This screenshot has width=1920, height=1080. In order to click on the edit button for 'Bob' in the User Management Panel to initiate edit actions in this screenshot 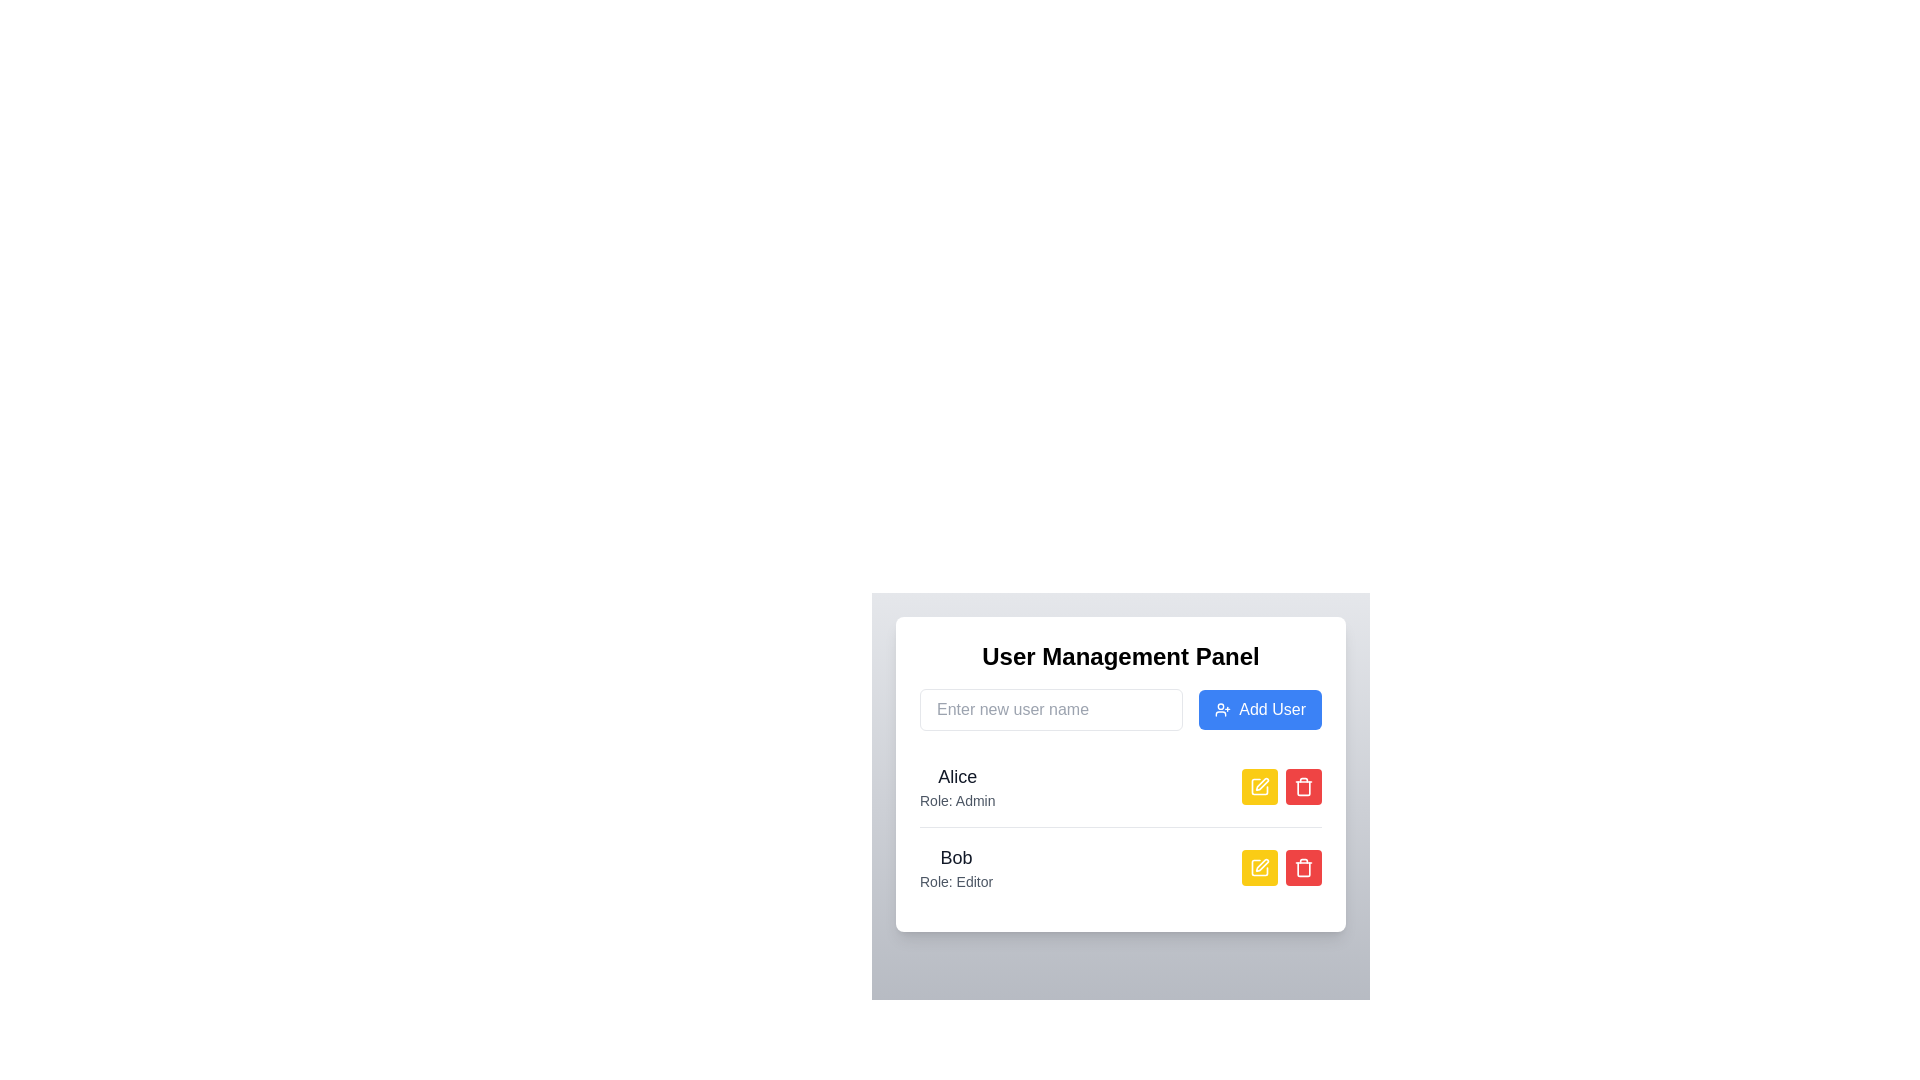, I will do `click(1258, 866)`.